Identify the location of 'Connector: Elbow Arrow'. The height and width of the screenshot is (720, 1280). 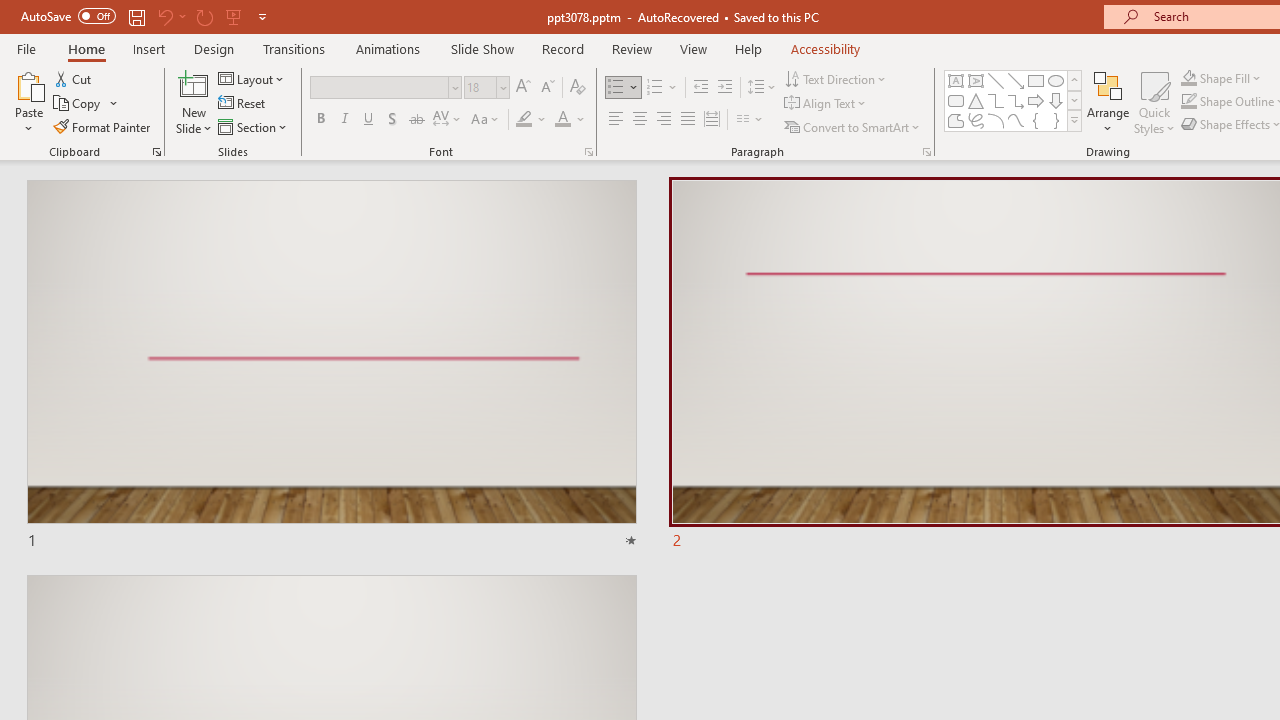
(1016, 100).